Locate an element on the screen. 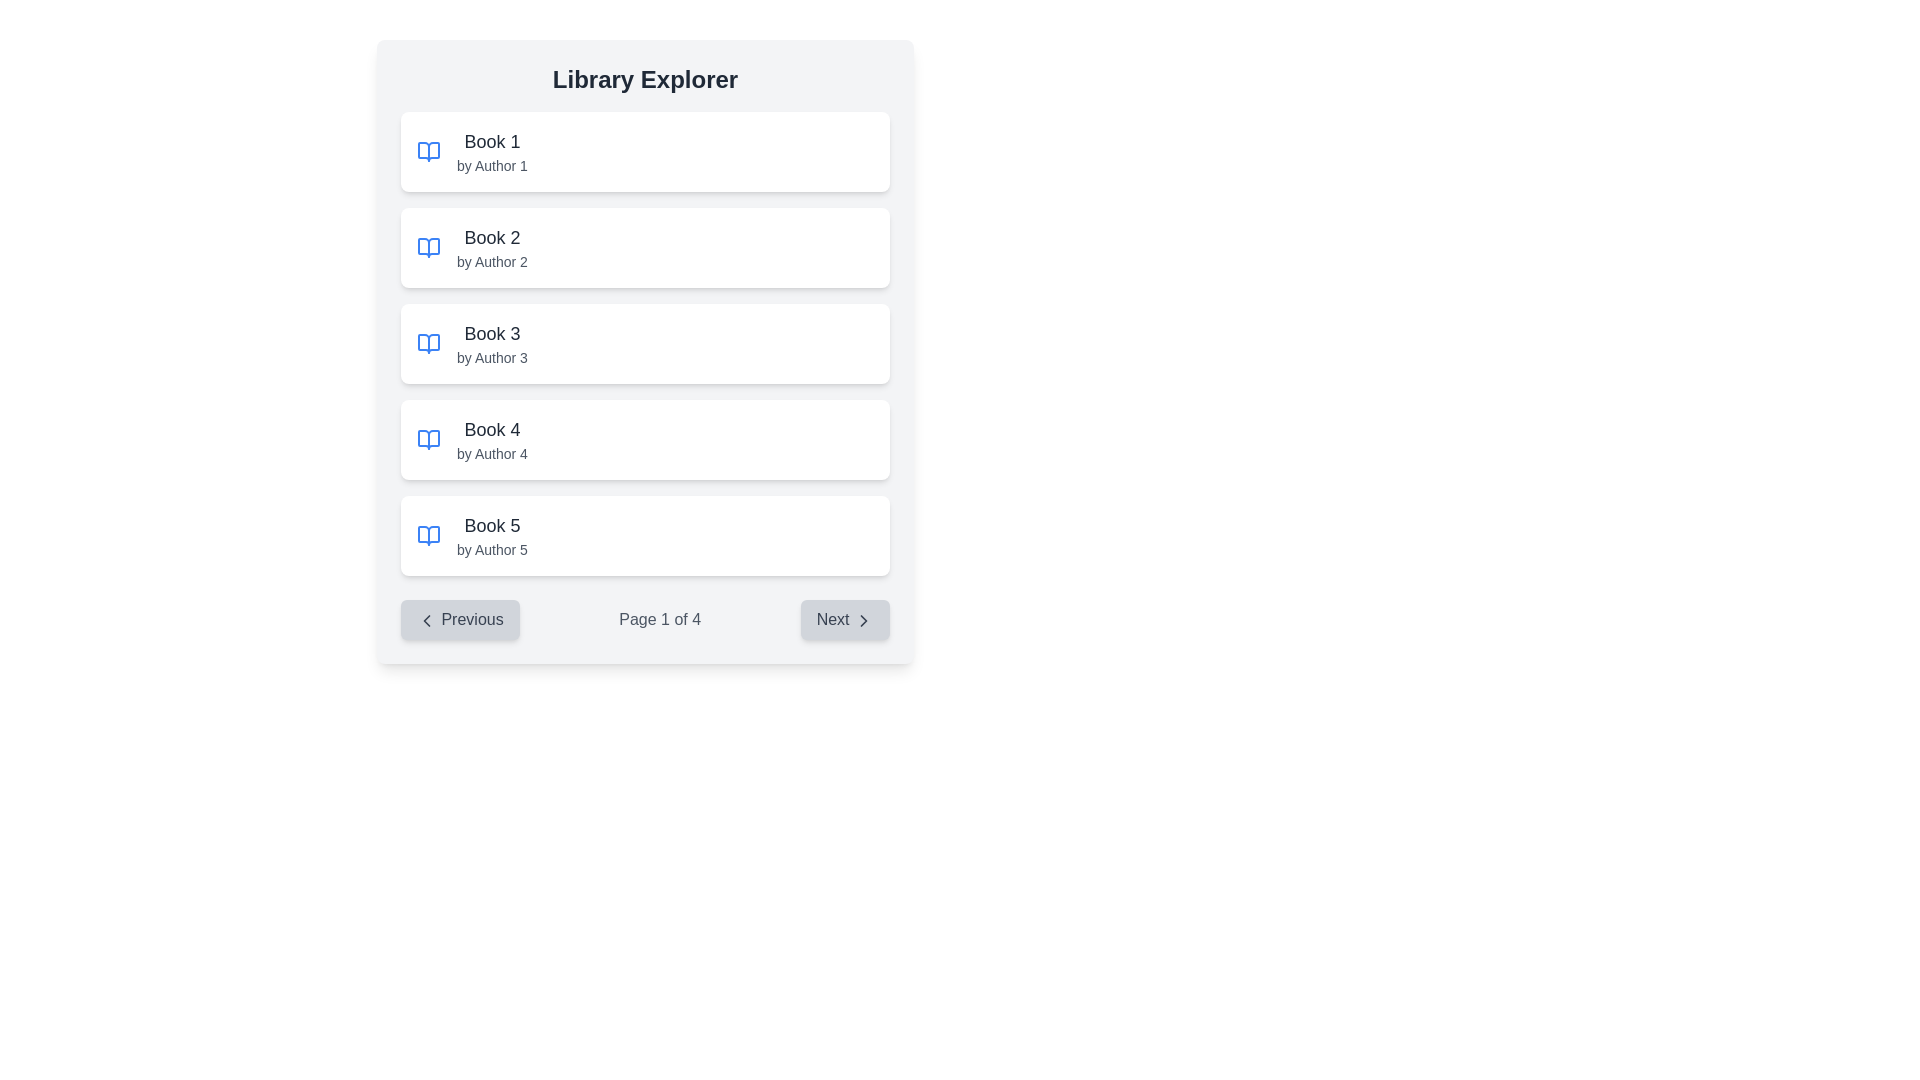  the blue book icon of 'Book 3' is located at coordinates (427, 342).